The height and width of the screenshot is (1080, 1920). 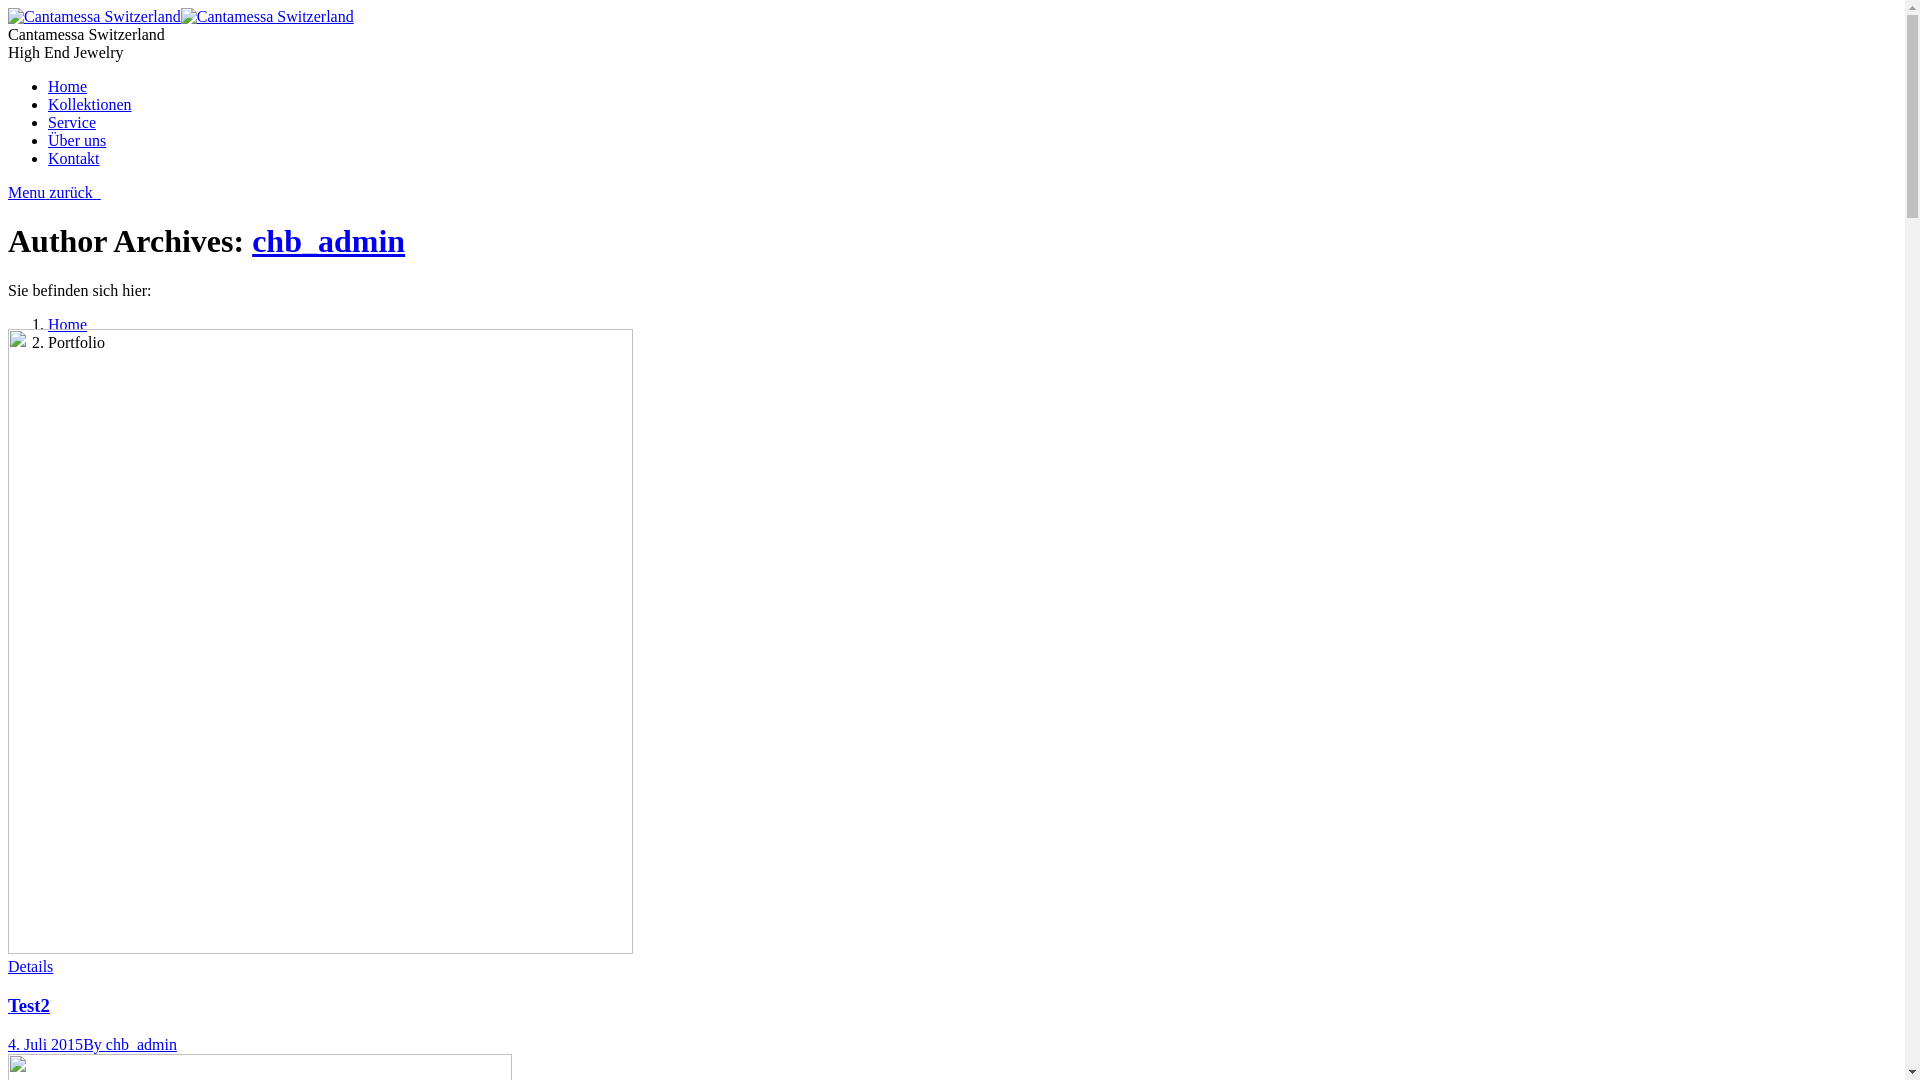 I want to click on 'Home', so click(x=67, y=323).